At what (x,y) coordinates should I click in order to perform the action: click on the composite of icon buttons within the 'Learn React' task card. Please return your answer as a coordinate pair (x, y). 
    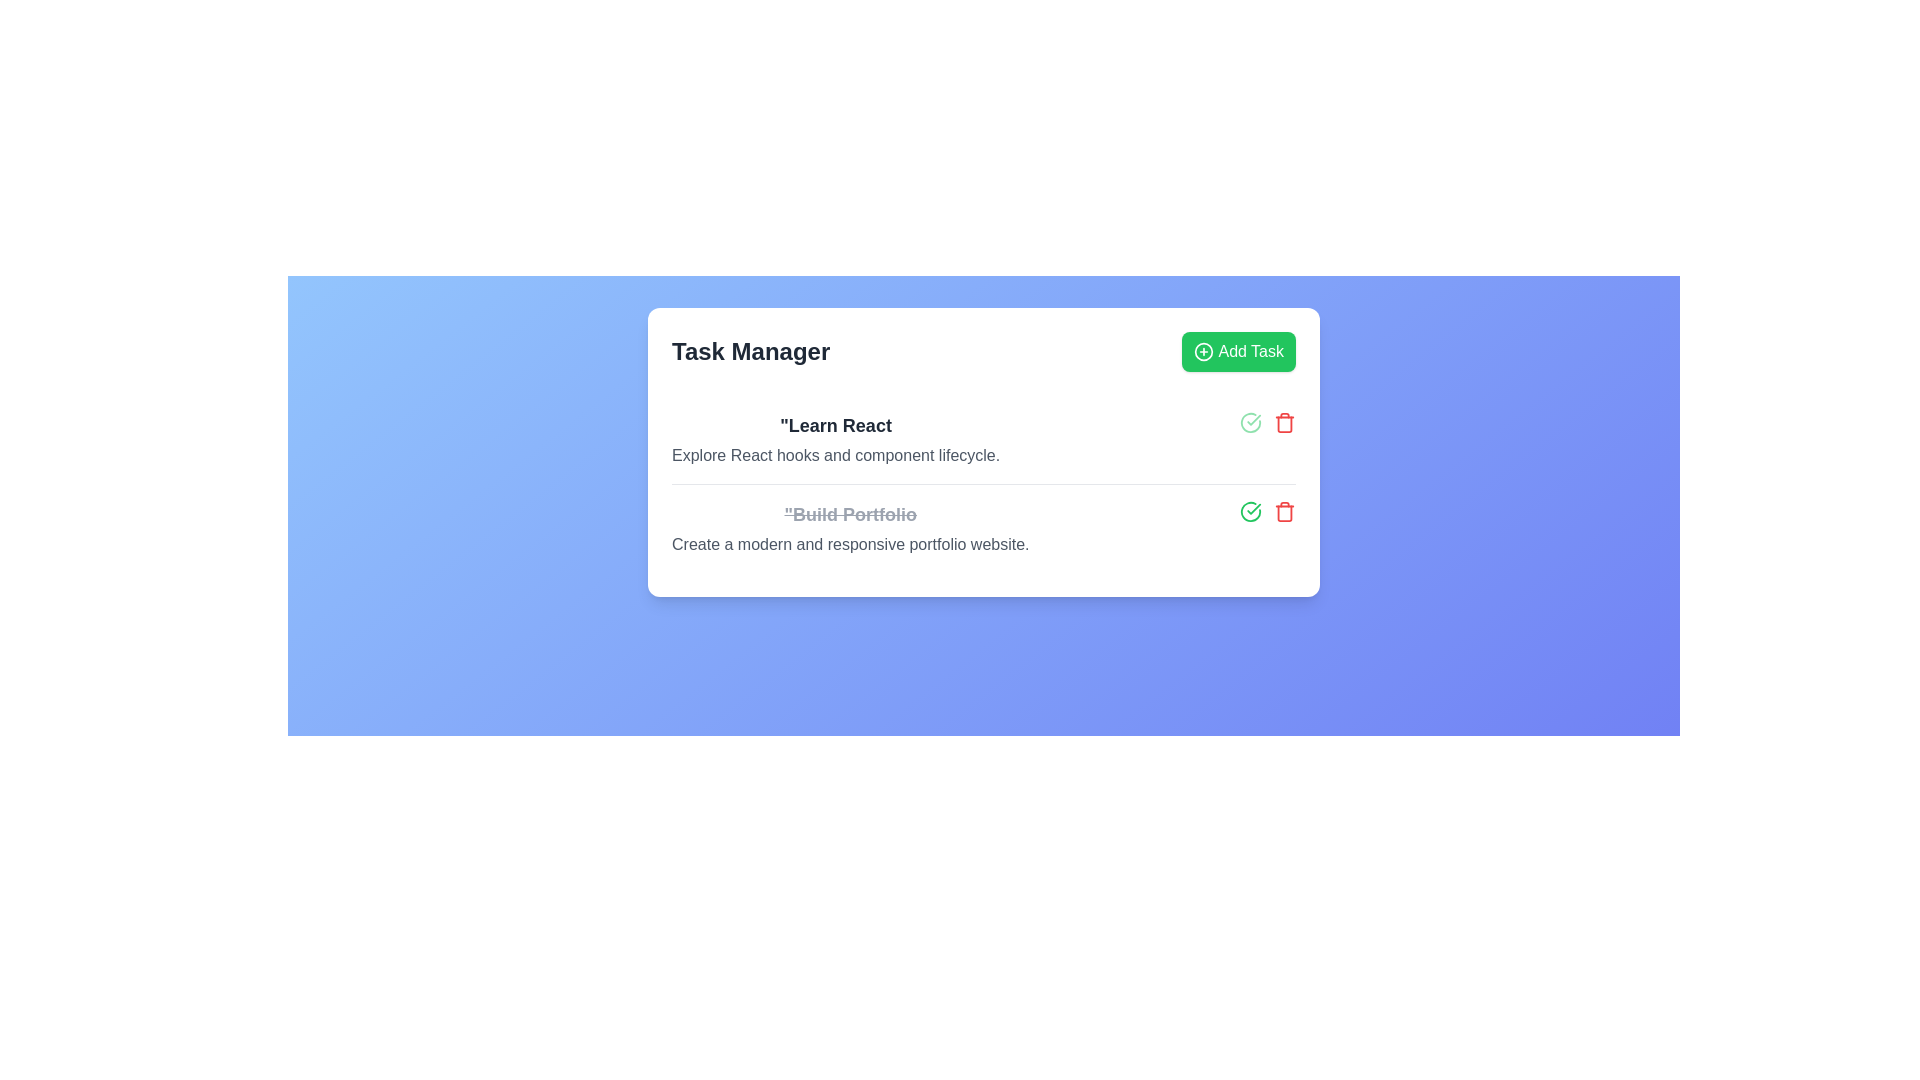
    Looking at the image, I should click on (1266, 422).